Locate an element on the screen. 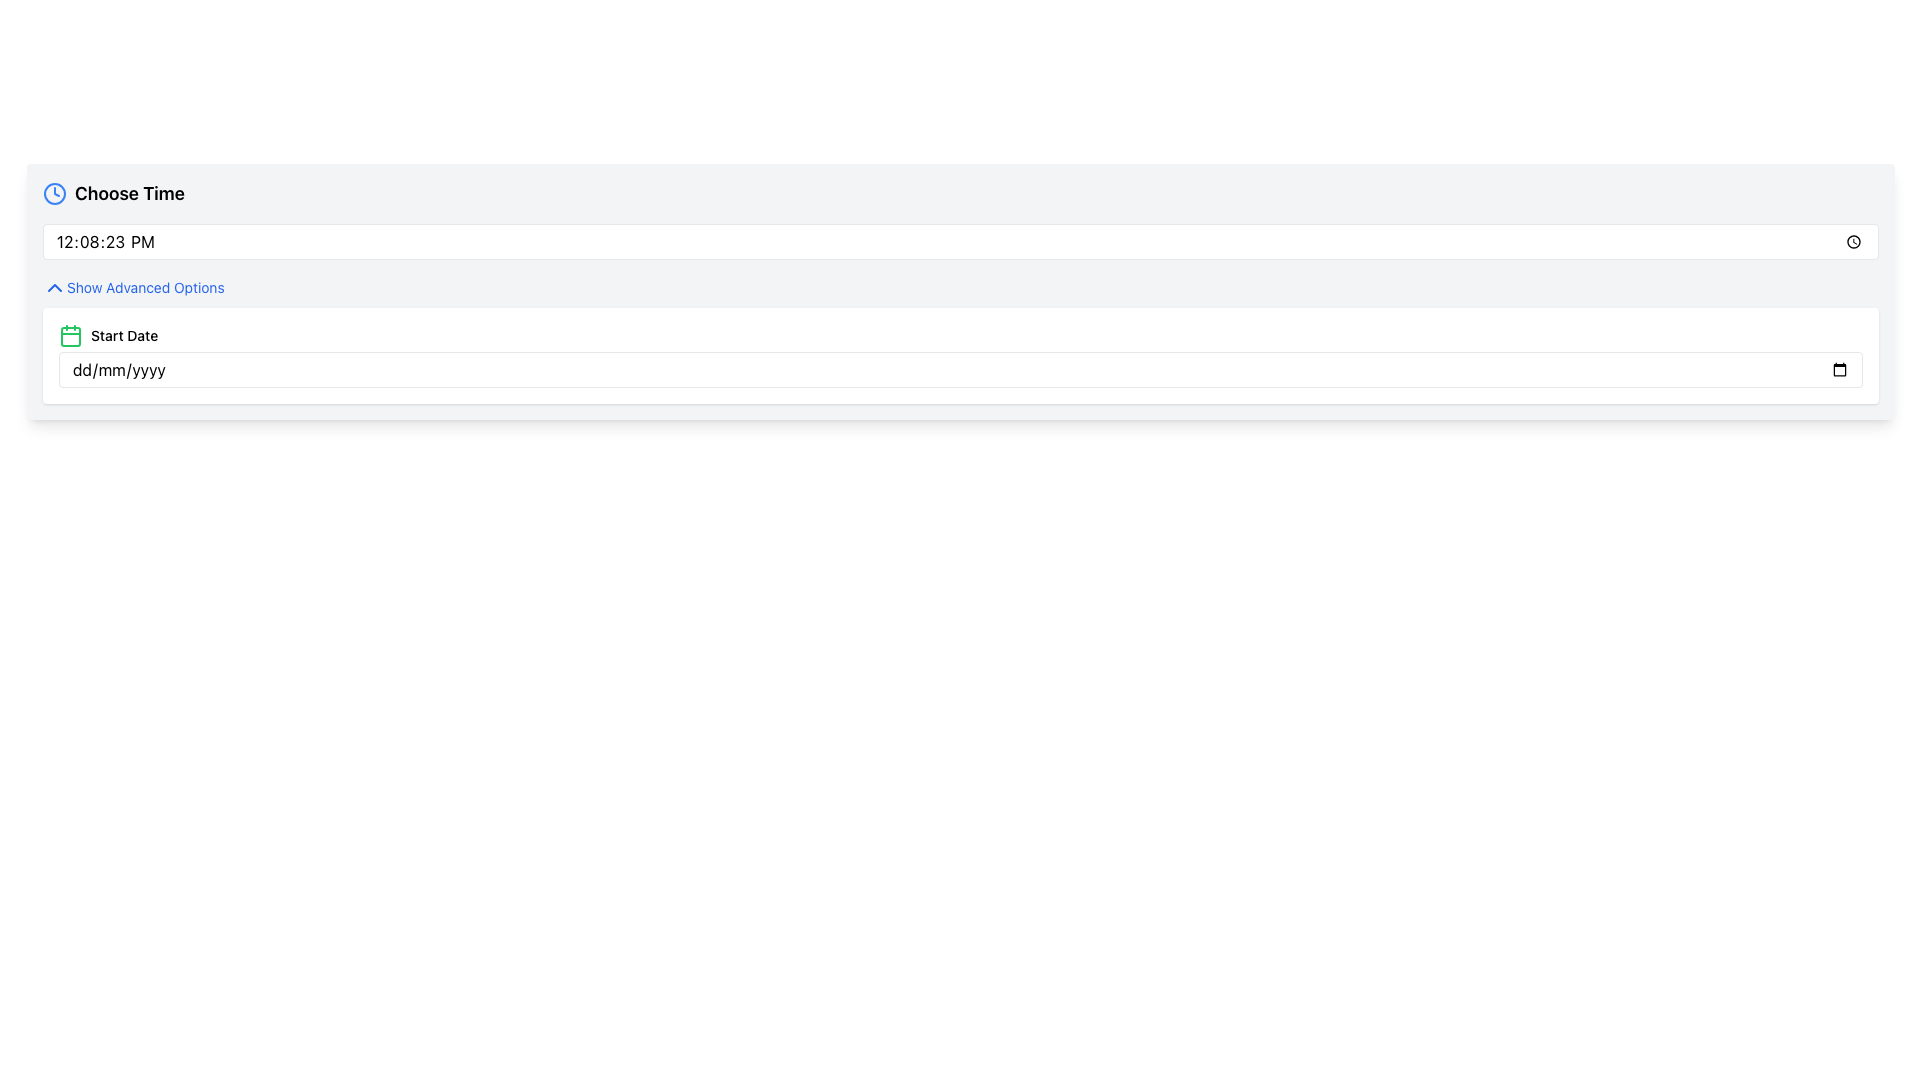  the chevron icon is located at coordinates (54, 288).